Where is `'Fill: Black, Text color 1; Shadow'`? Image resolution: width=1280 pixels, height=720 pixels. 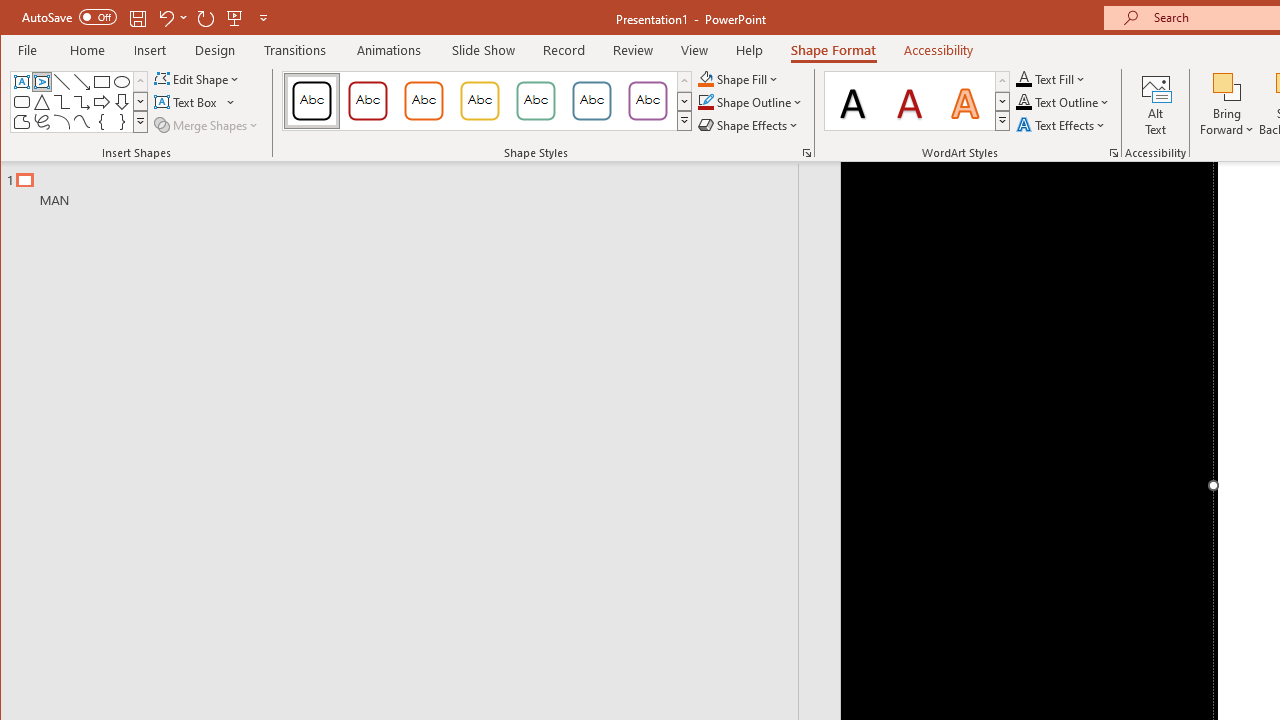
'Fill: Black, Text color 1; Shadow' is located at coordinates (853, 100).